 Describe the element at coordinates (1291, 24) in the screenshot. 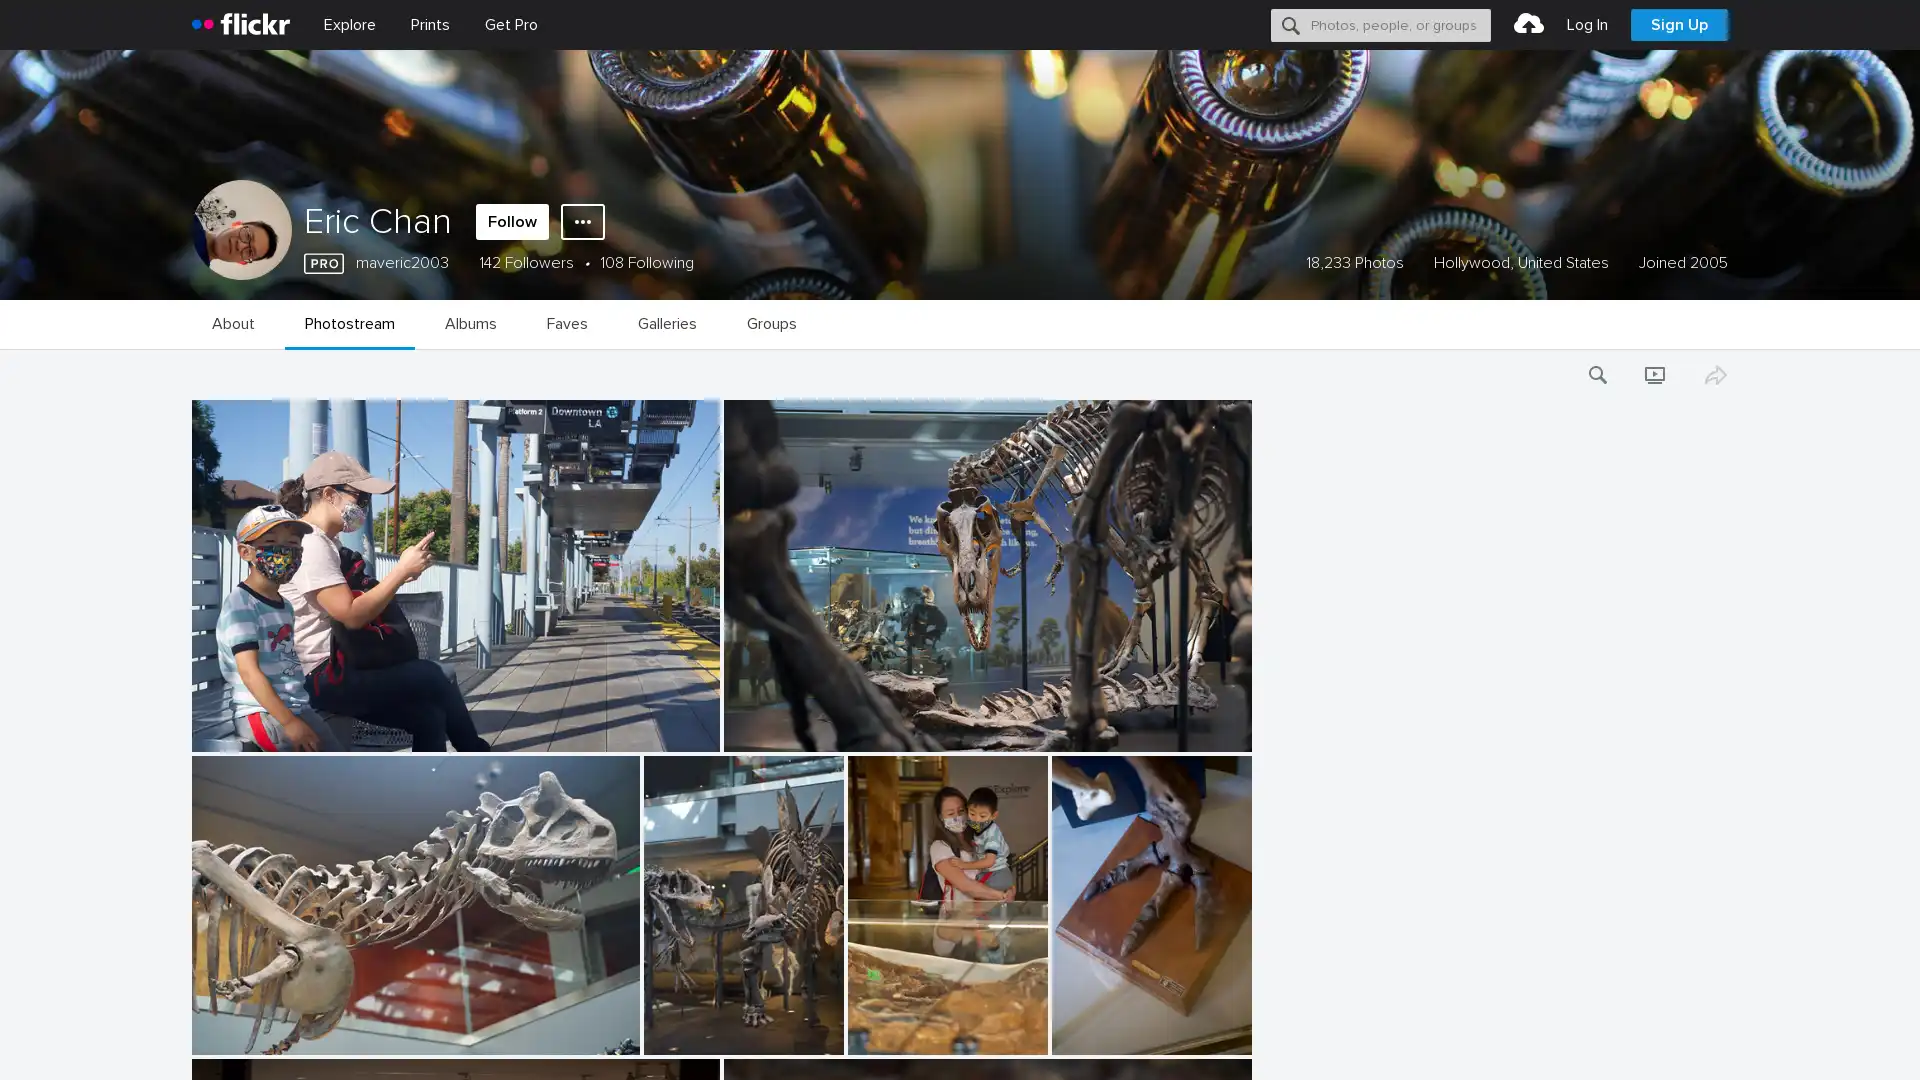

I see `Search` at that location.